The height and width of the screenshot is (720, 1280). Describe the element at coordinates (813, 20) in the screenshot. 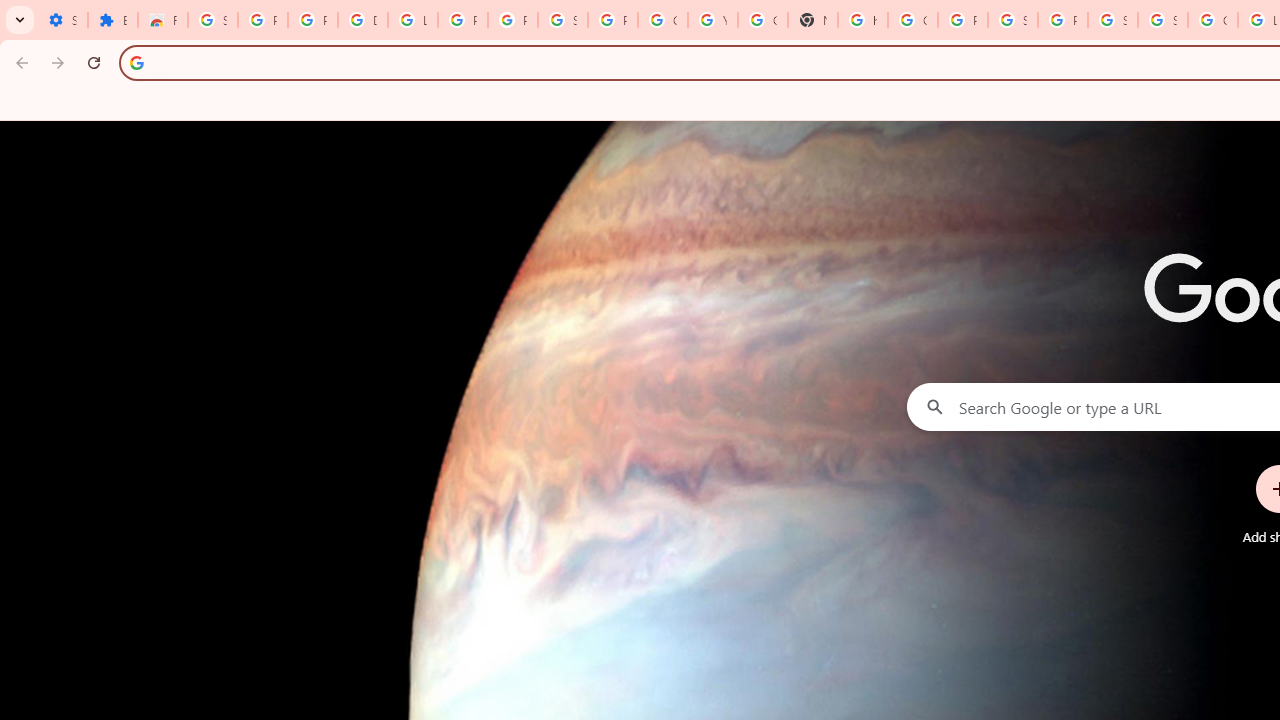

I see `'New Tab'` at that location.